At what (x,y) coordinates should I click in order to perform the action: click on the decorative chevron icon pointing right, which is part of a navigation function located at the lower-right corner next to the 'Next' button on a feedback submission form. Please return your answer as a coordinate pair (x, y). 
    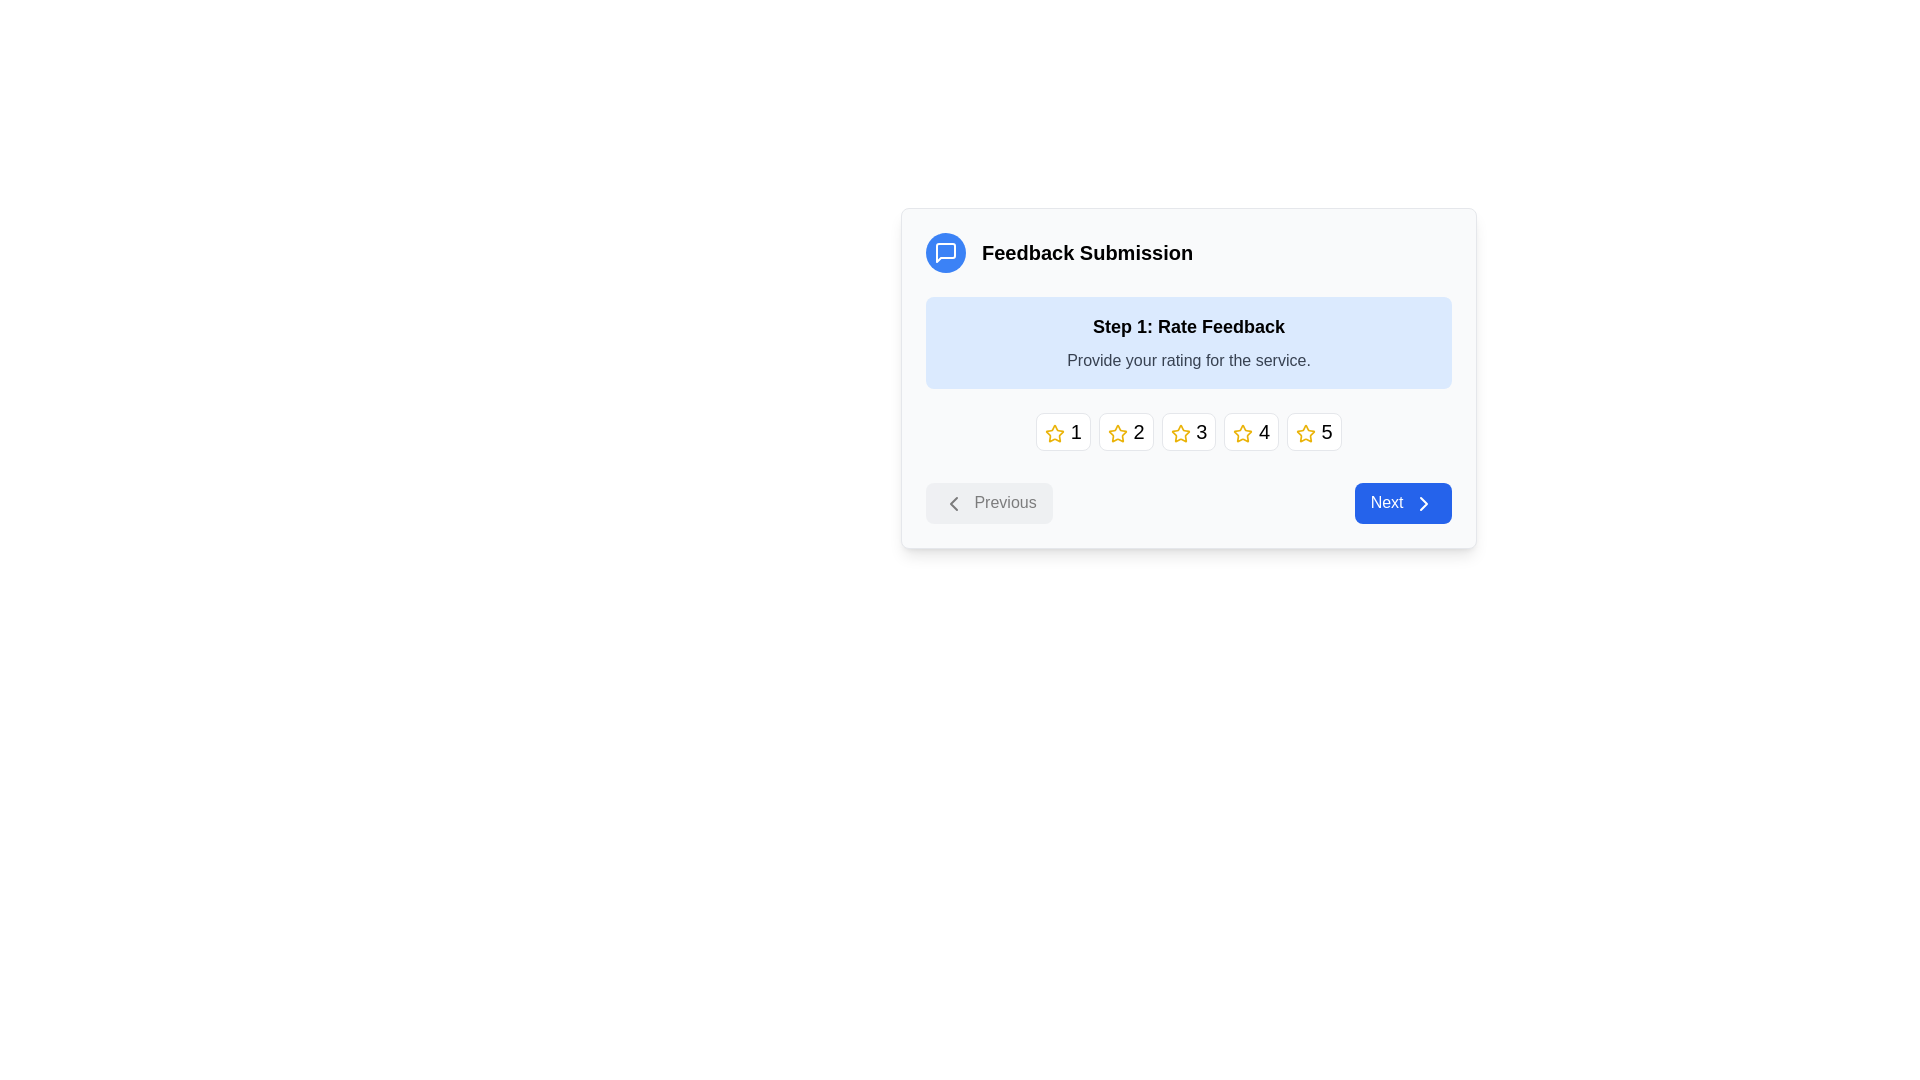
    Looking at the image, I should click on (1423, 501).